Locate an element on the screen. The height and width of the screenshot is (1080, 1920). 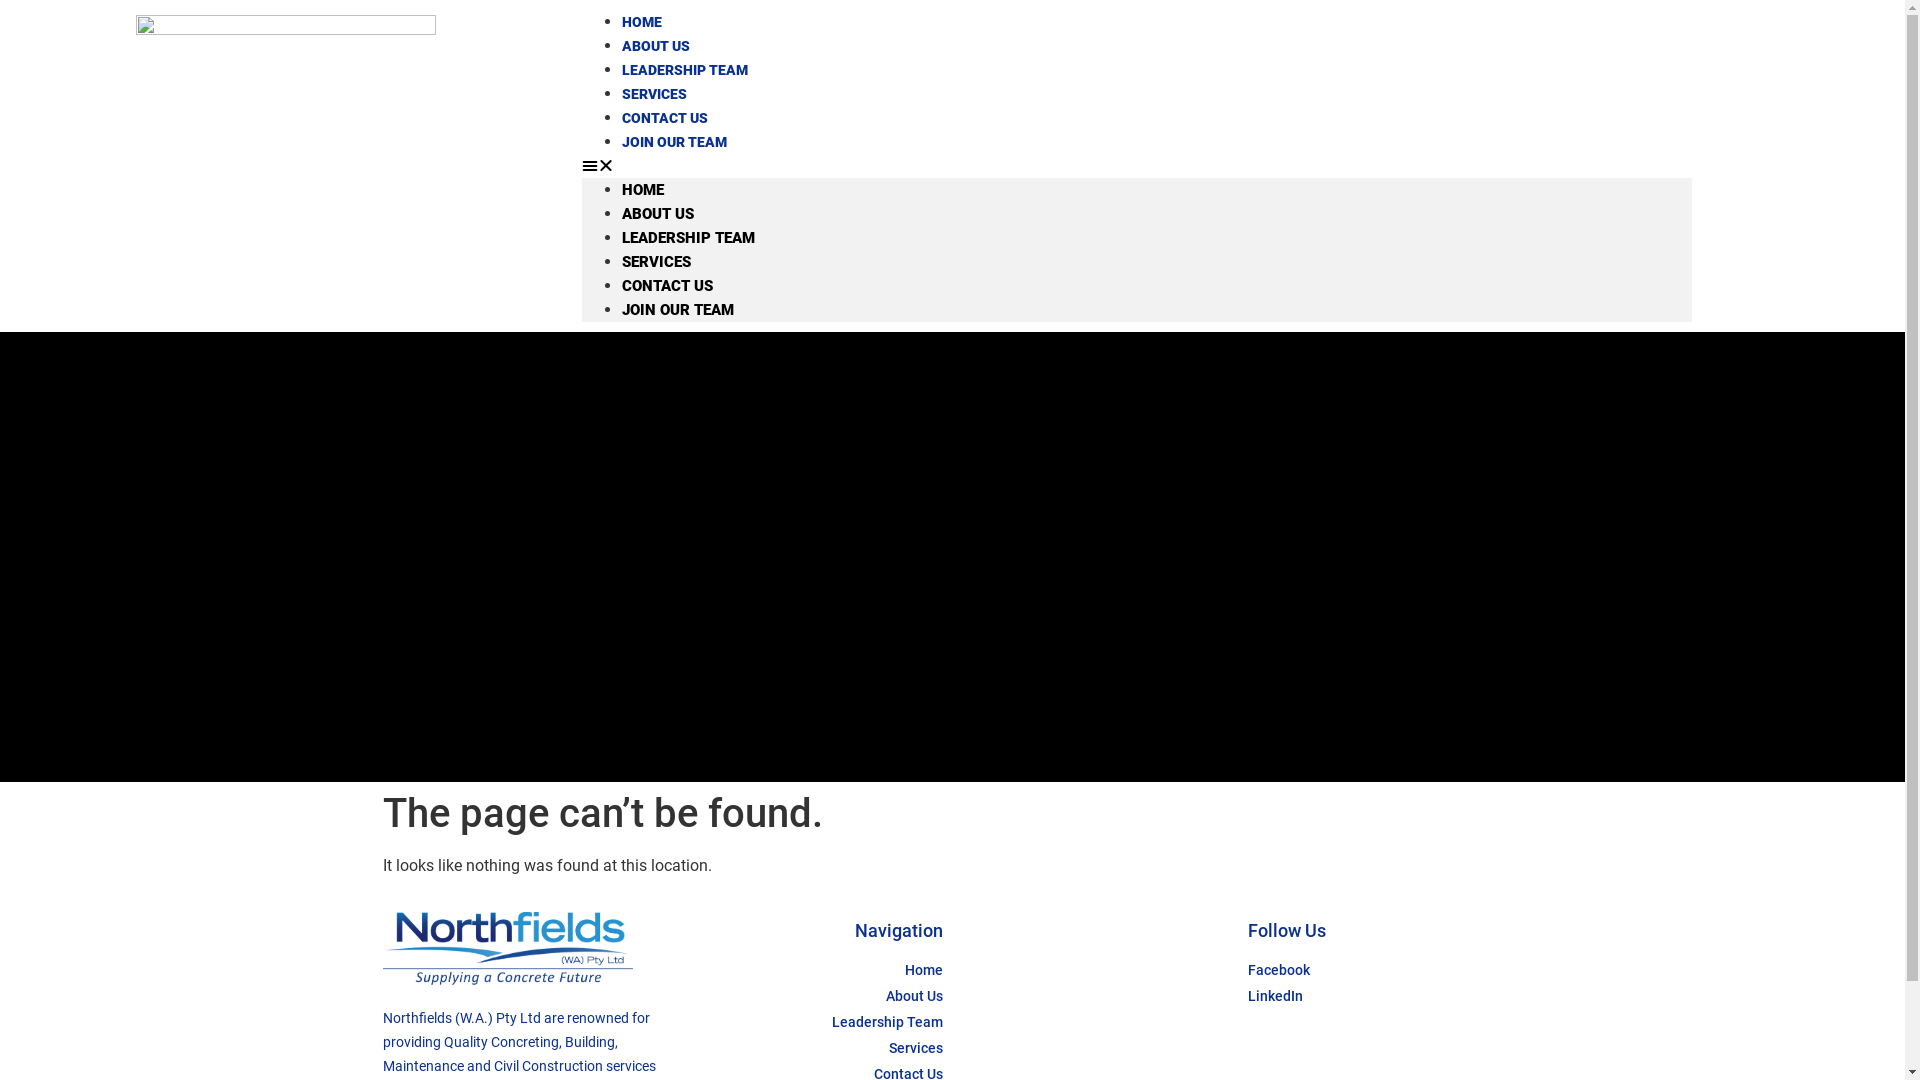
'ABOUT US' is located at coordinates (621, 45).